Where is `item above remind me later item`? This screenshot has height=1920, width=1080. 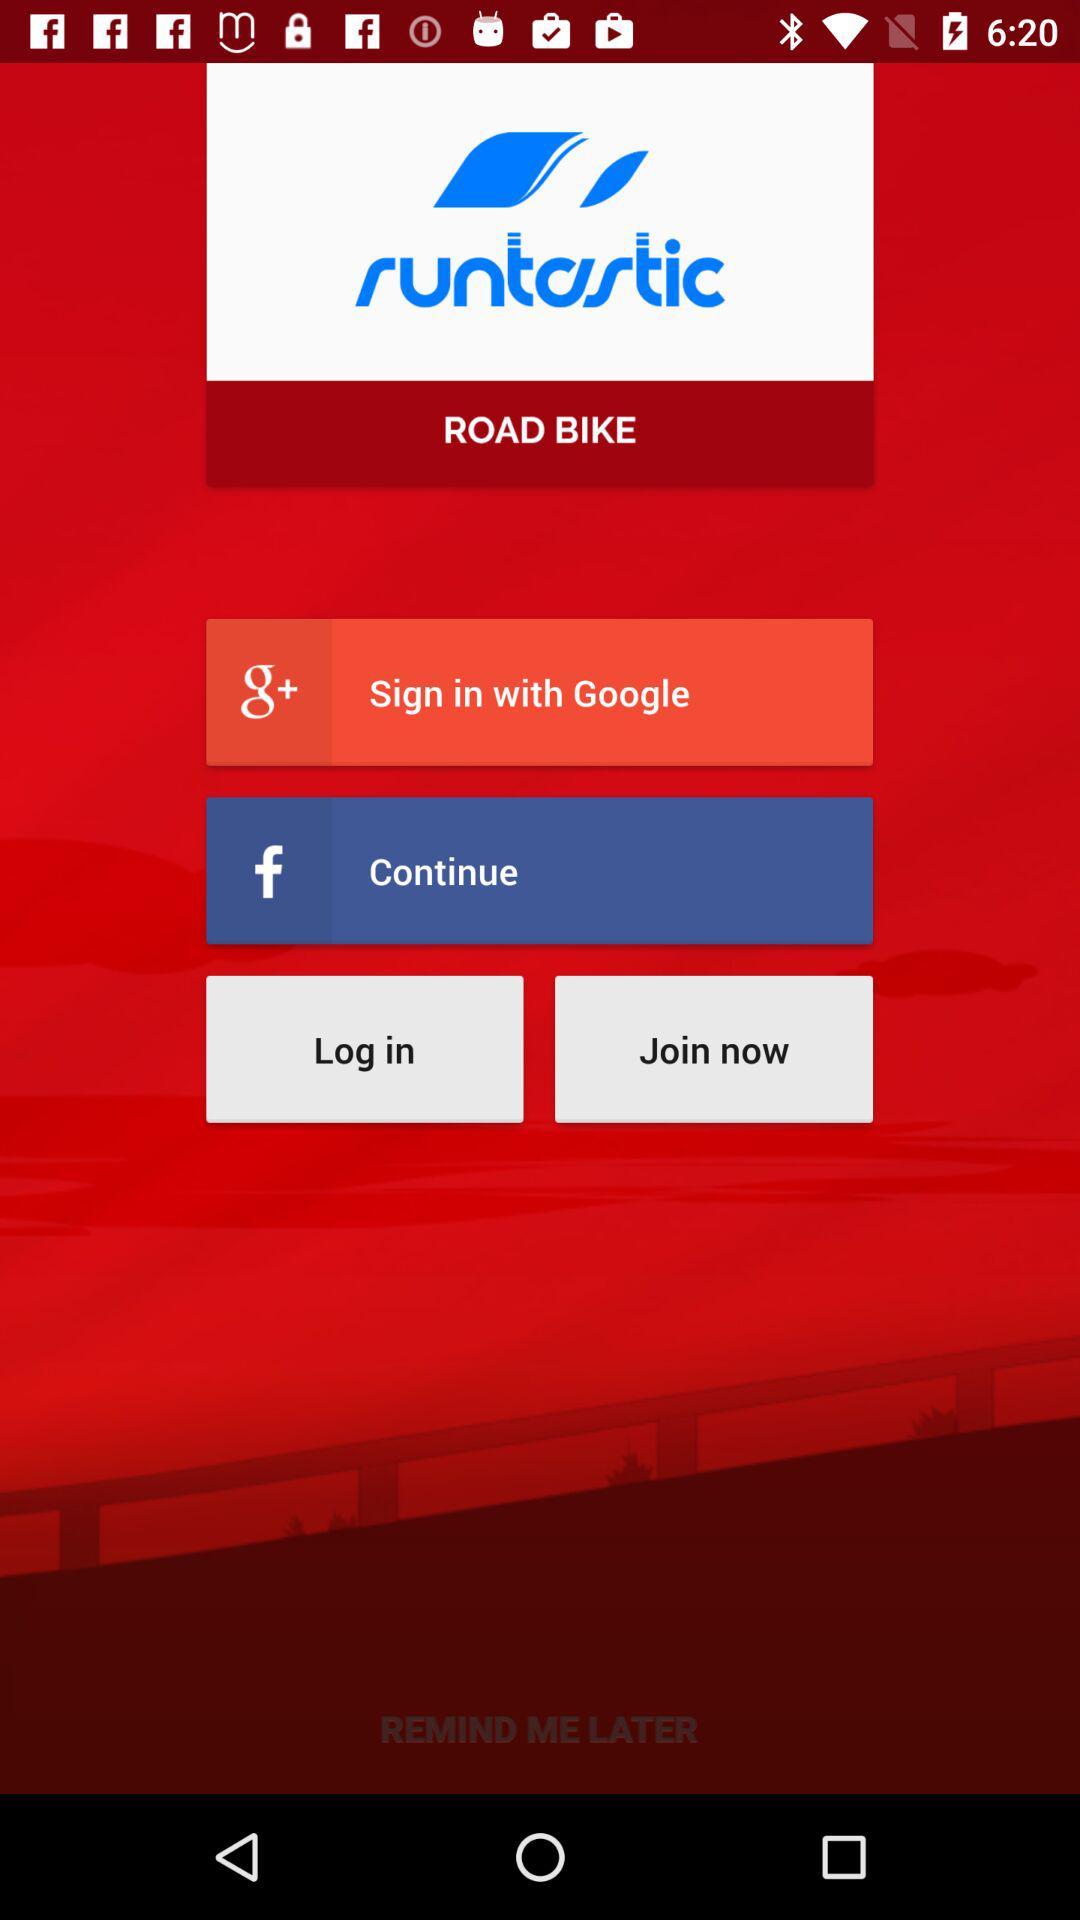
item above remind me later item is located at coordinates (364, 1048).